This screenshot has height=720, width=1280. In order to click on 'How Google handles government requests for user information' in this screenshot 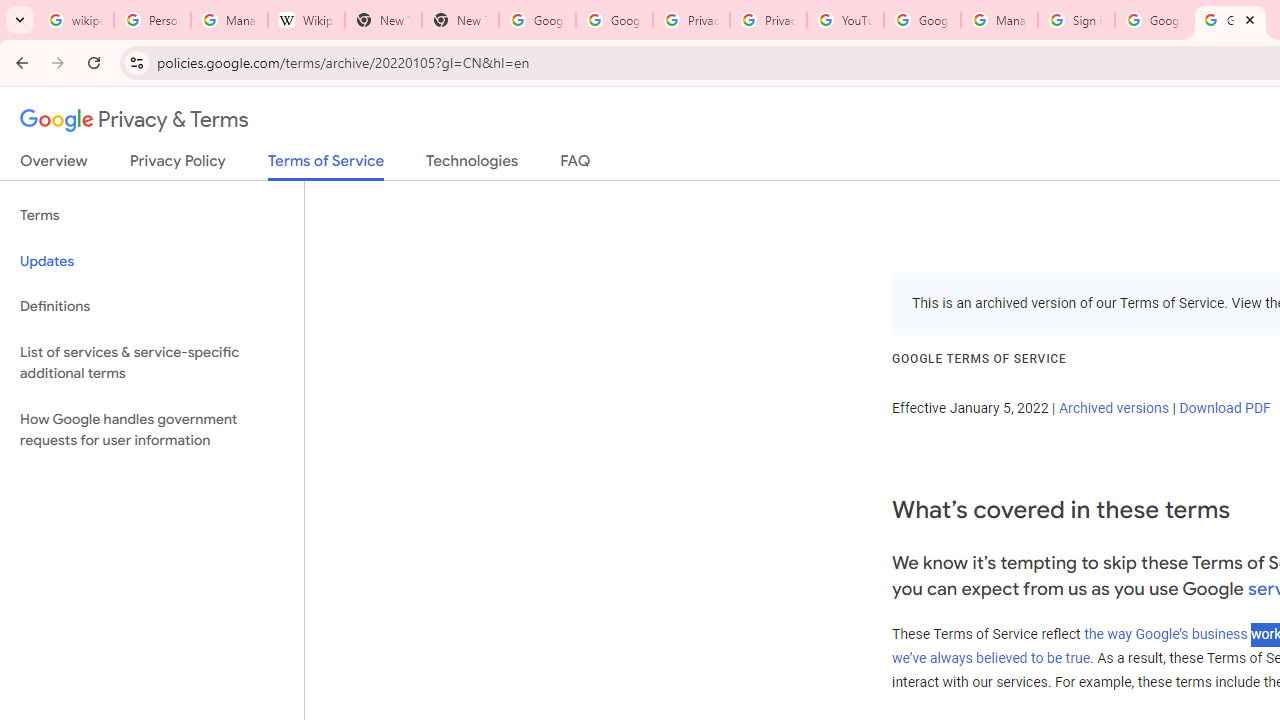, I will do `click(151, 428)`.